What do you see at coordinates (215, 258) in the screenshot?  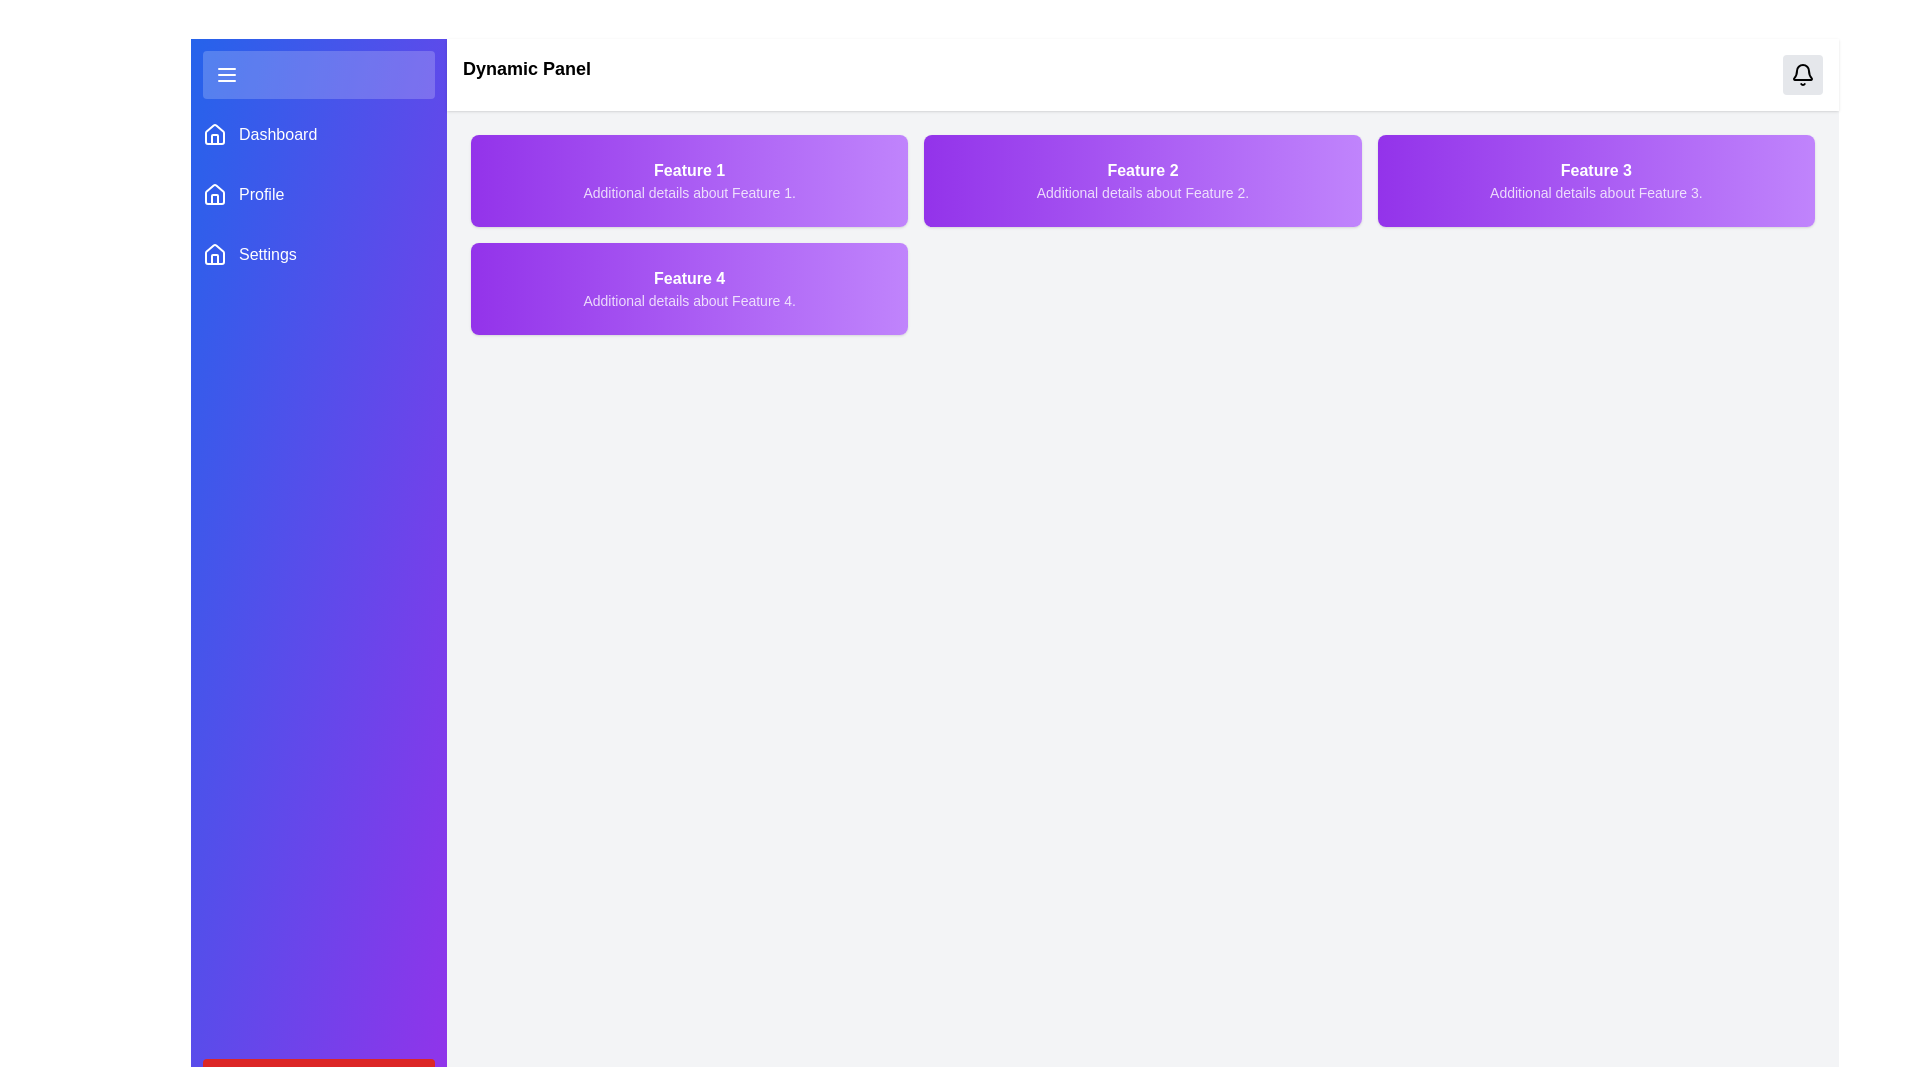 I see `the vertical segment of the house icon within the 'Settings' menu option in the left-hand sidebar navigation` at bounding box center [215, 258].